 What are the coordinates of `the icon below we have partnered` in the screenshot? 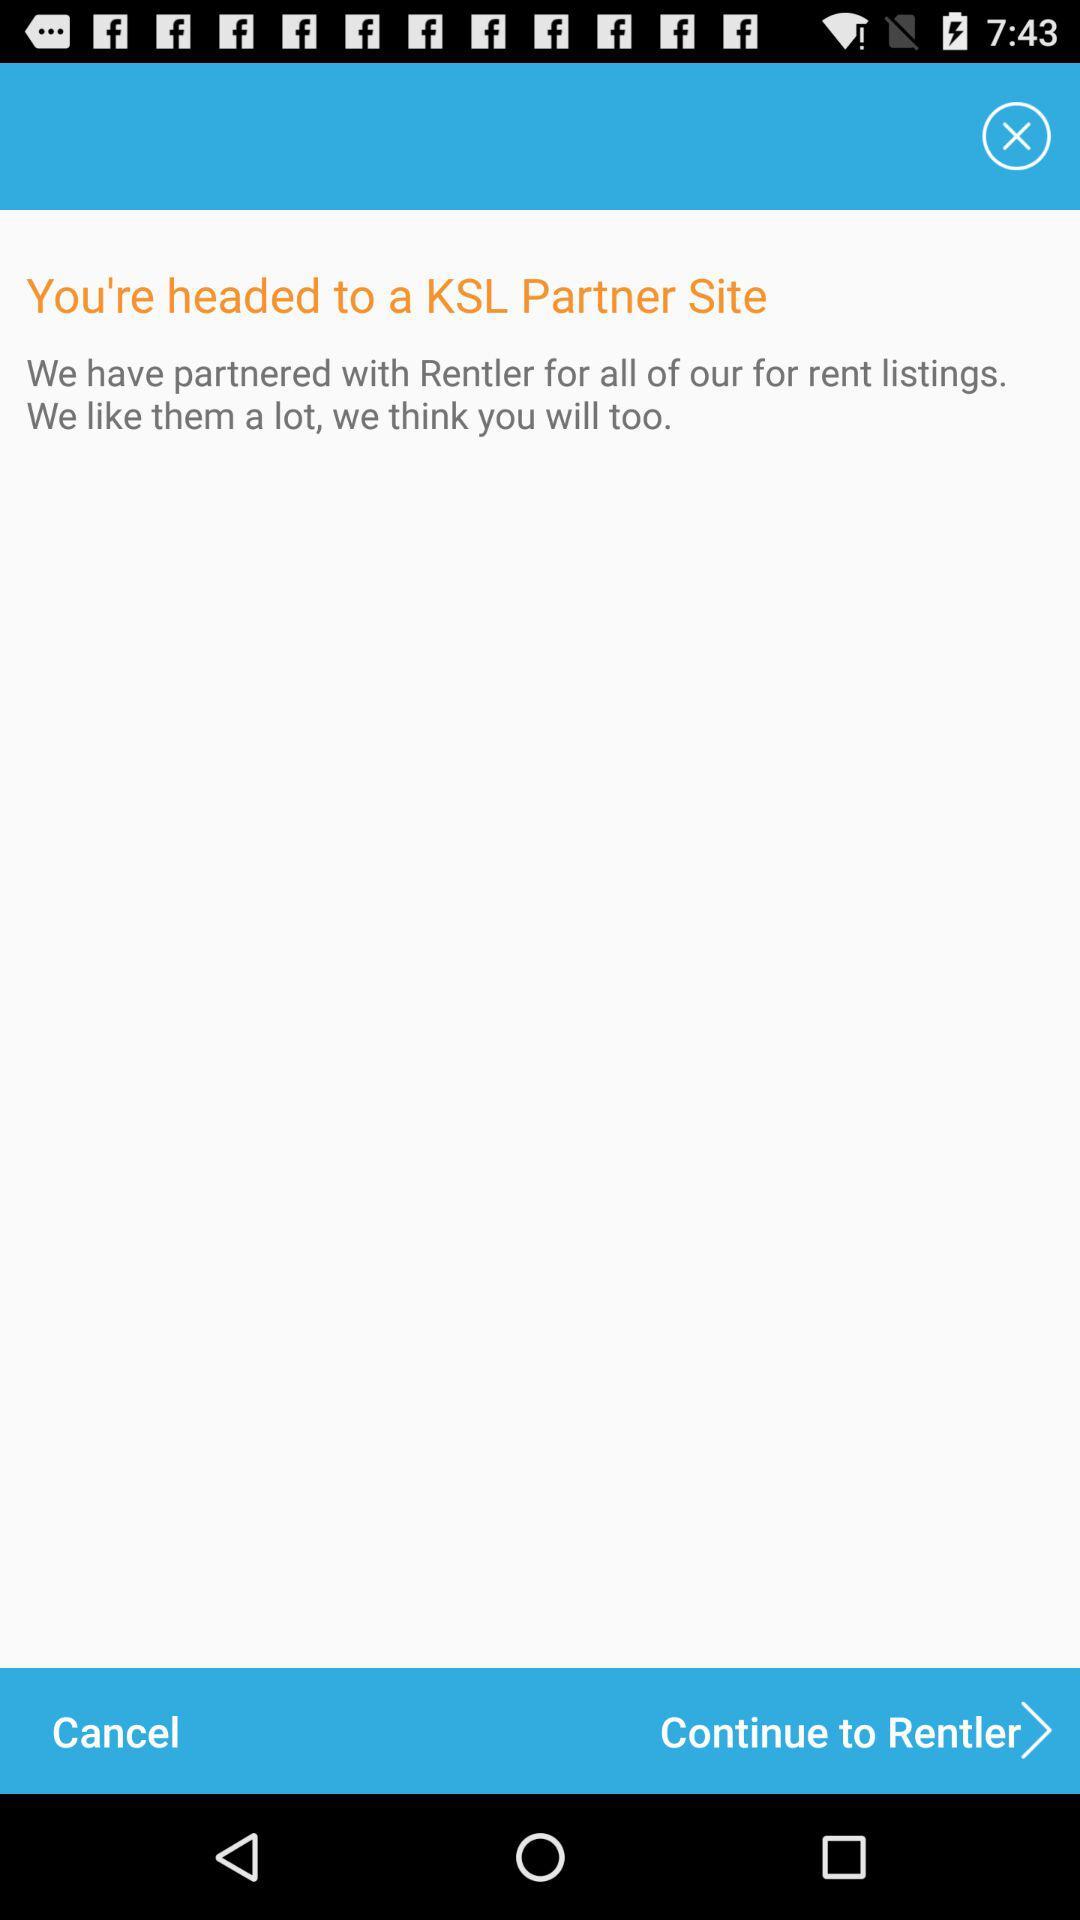 It's located at (115, 1730).